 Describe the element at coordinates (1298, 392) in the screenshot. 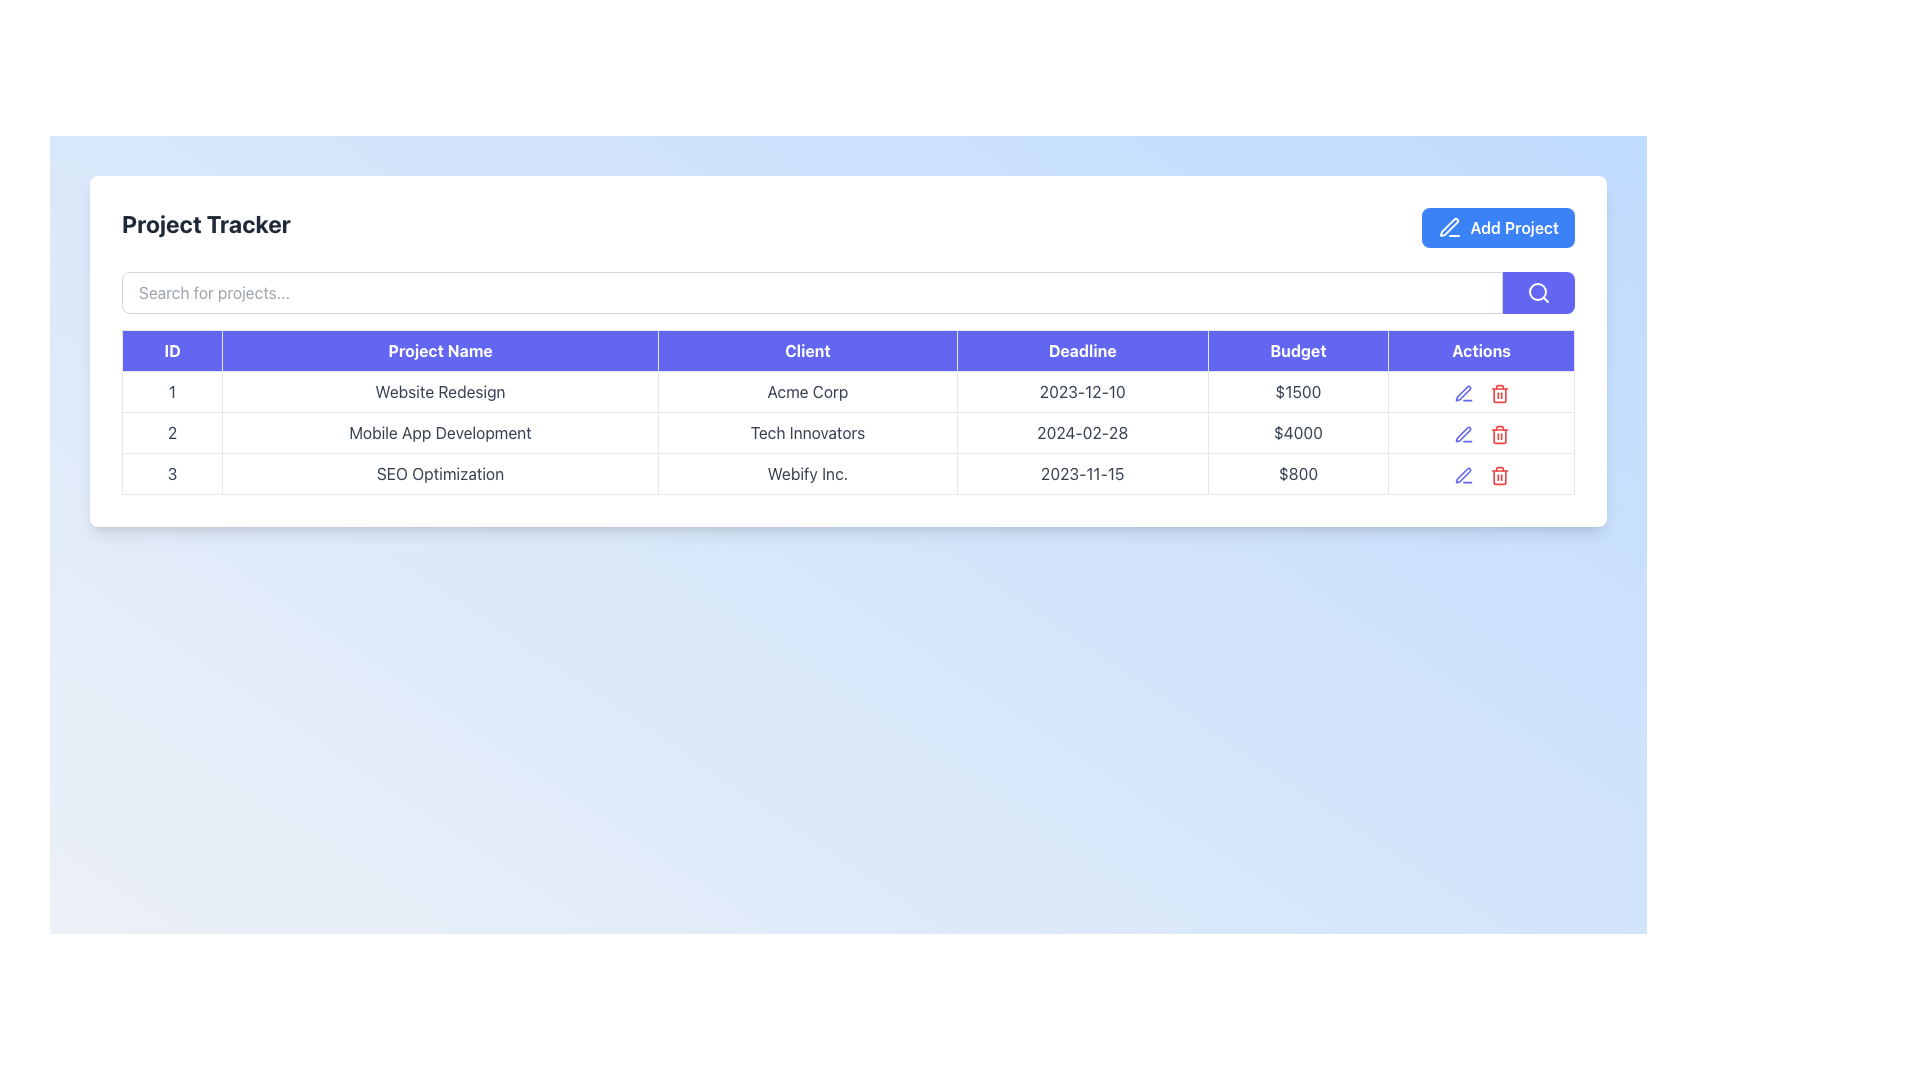

I see `the Text Label displaying the budget value '$1500' in the 'Budget' column of the first row of the table` at that location.